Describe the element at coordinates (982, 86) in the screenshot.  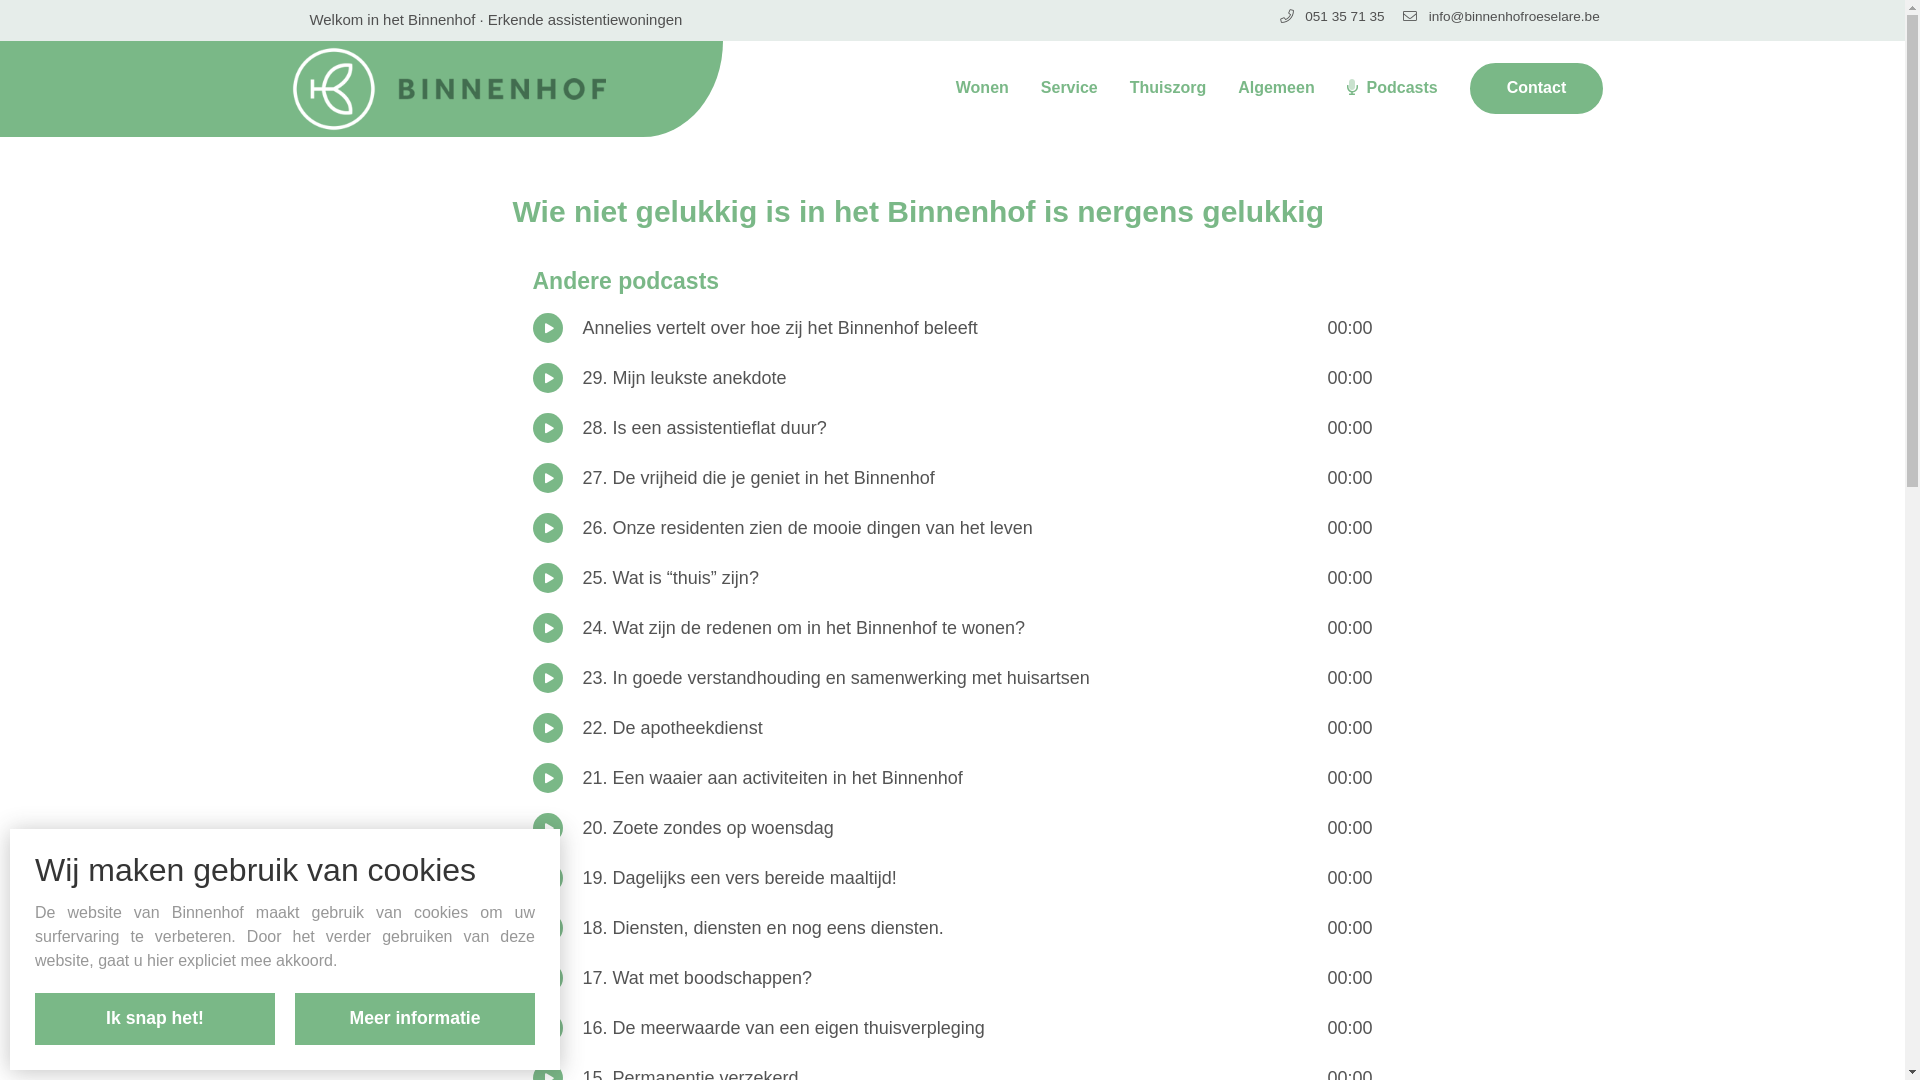
I see `'Wonen'` at that location.